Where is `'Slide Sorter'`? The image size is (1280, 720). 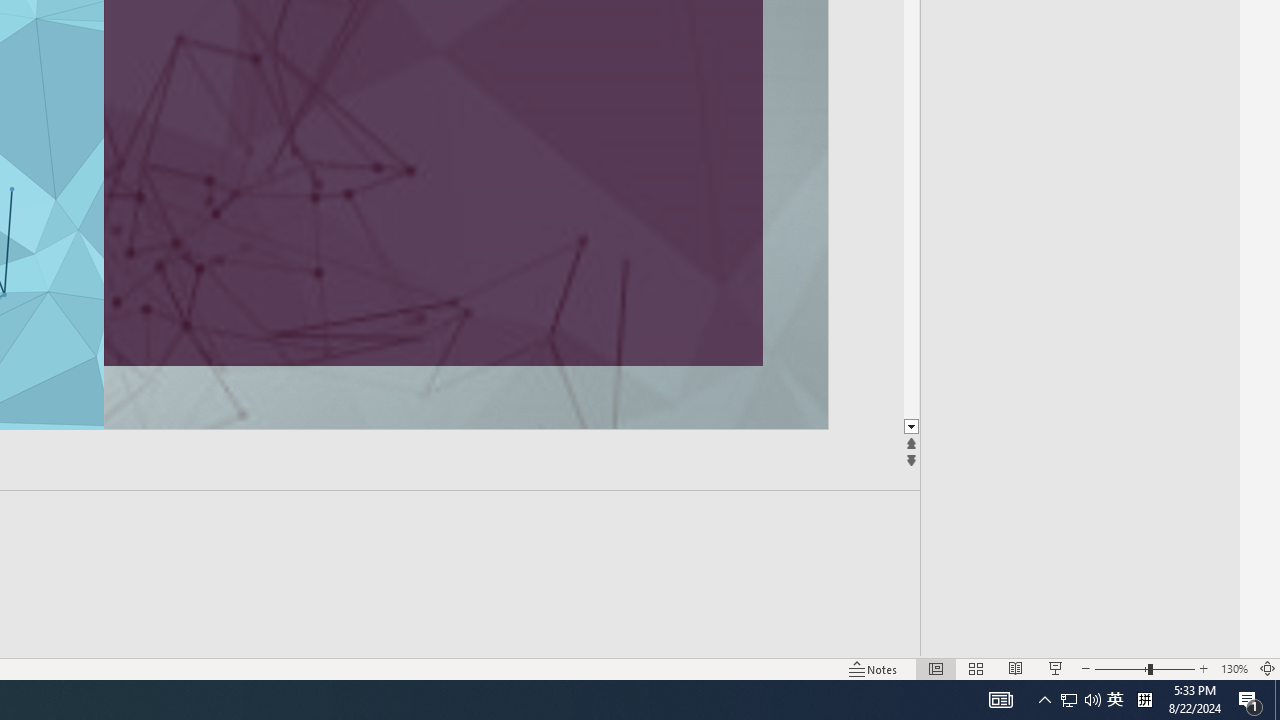
'Slide Sorter' is located at coordinates (976, 669).